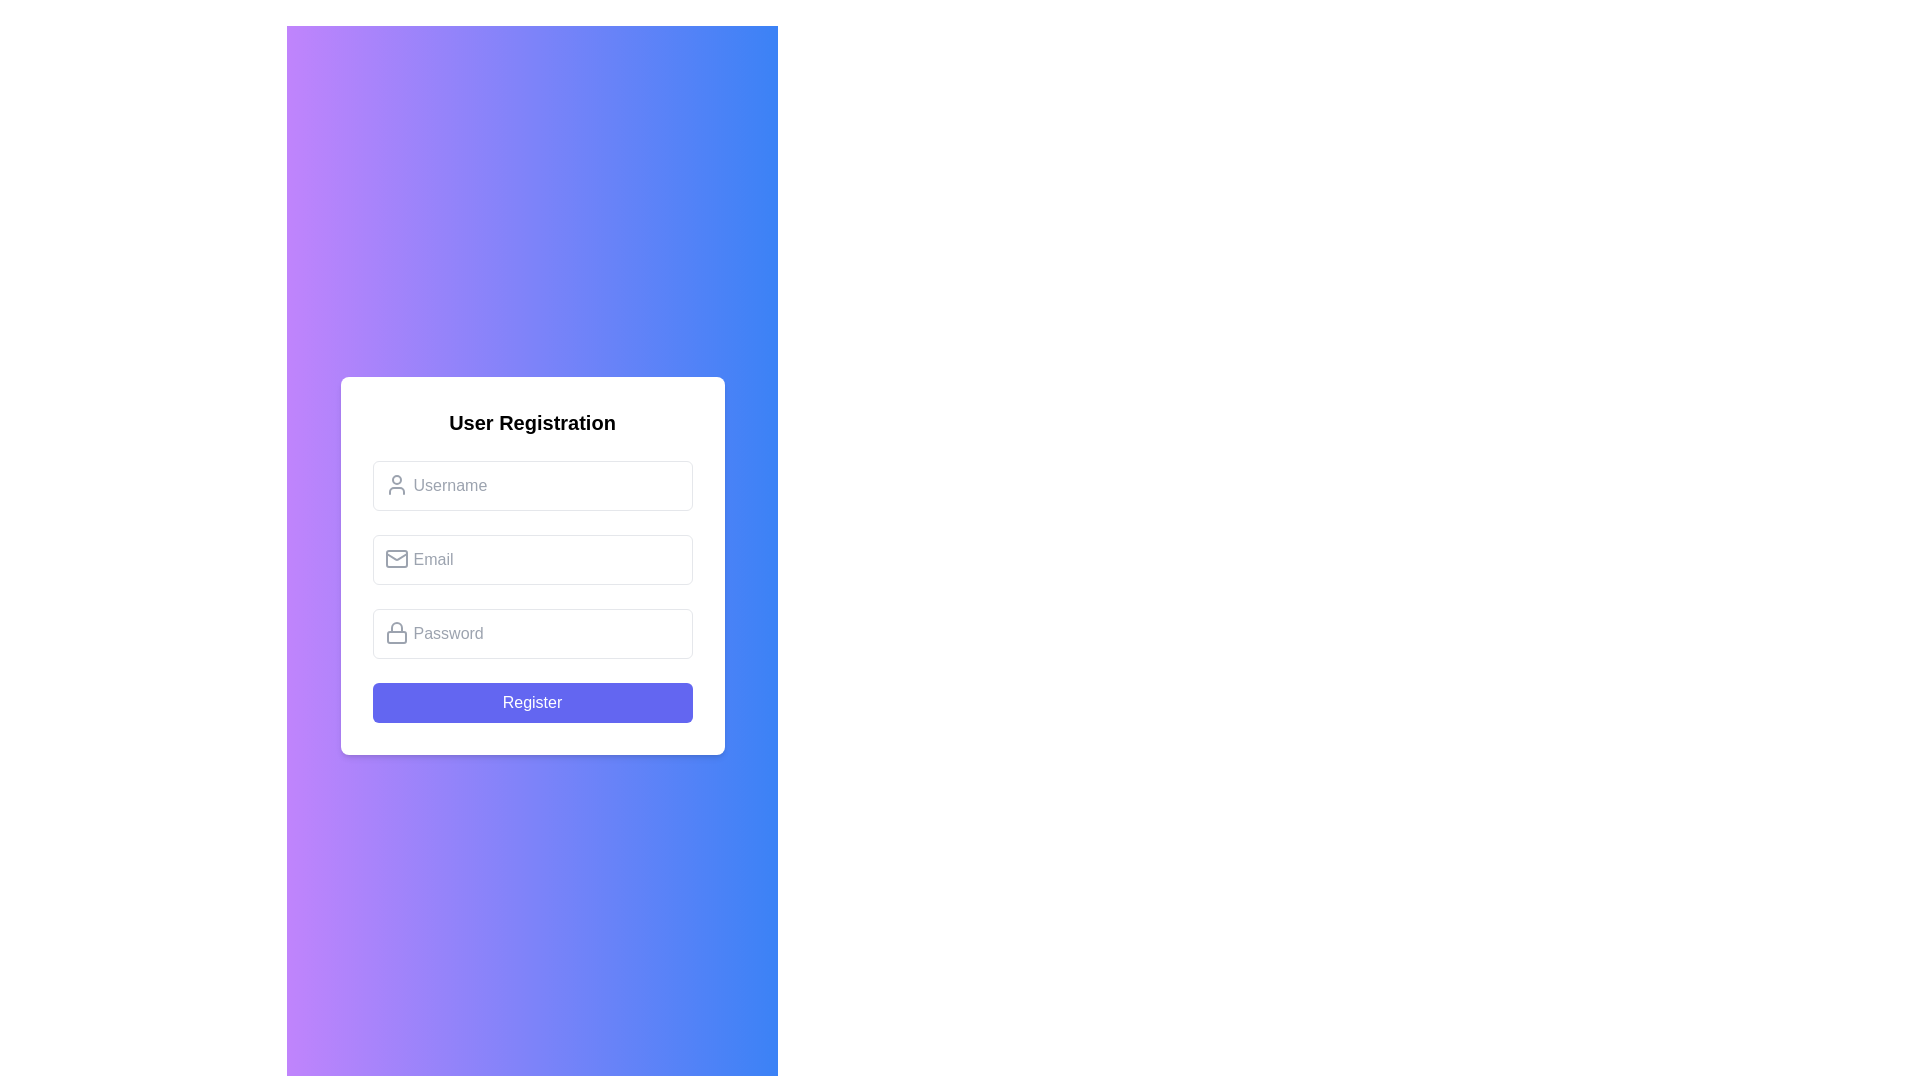 Image resolution: width=1920 pixels, height=1080 pixels. Describe the element at coordinates (396, 632) in the screenshot. I see `the minimalist gray lock icon located inside the password input field, positioned to the left near the top-left corner` at that location.